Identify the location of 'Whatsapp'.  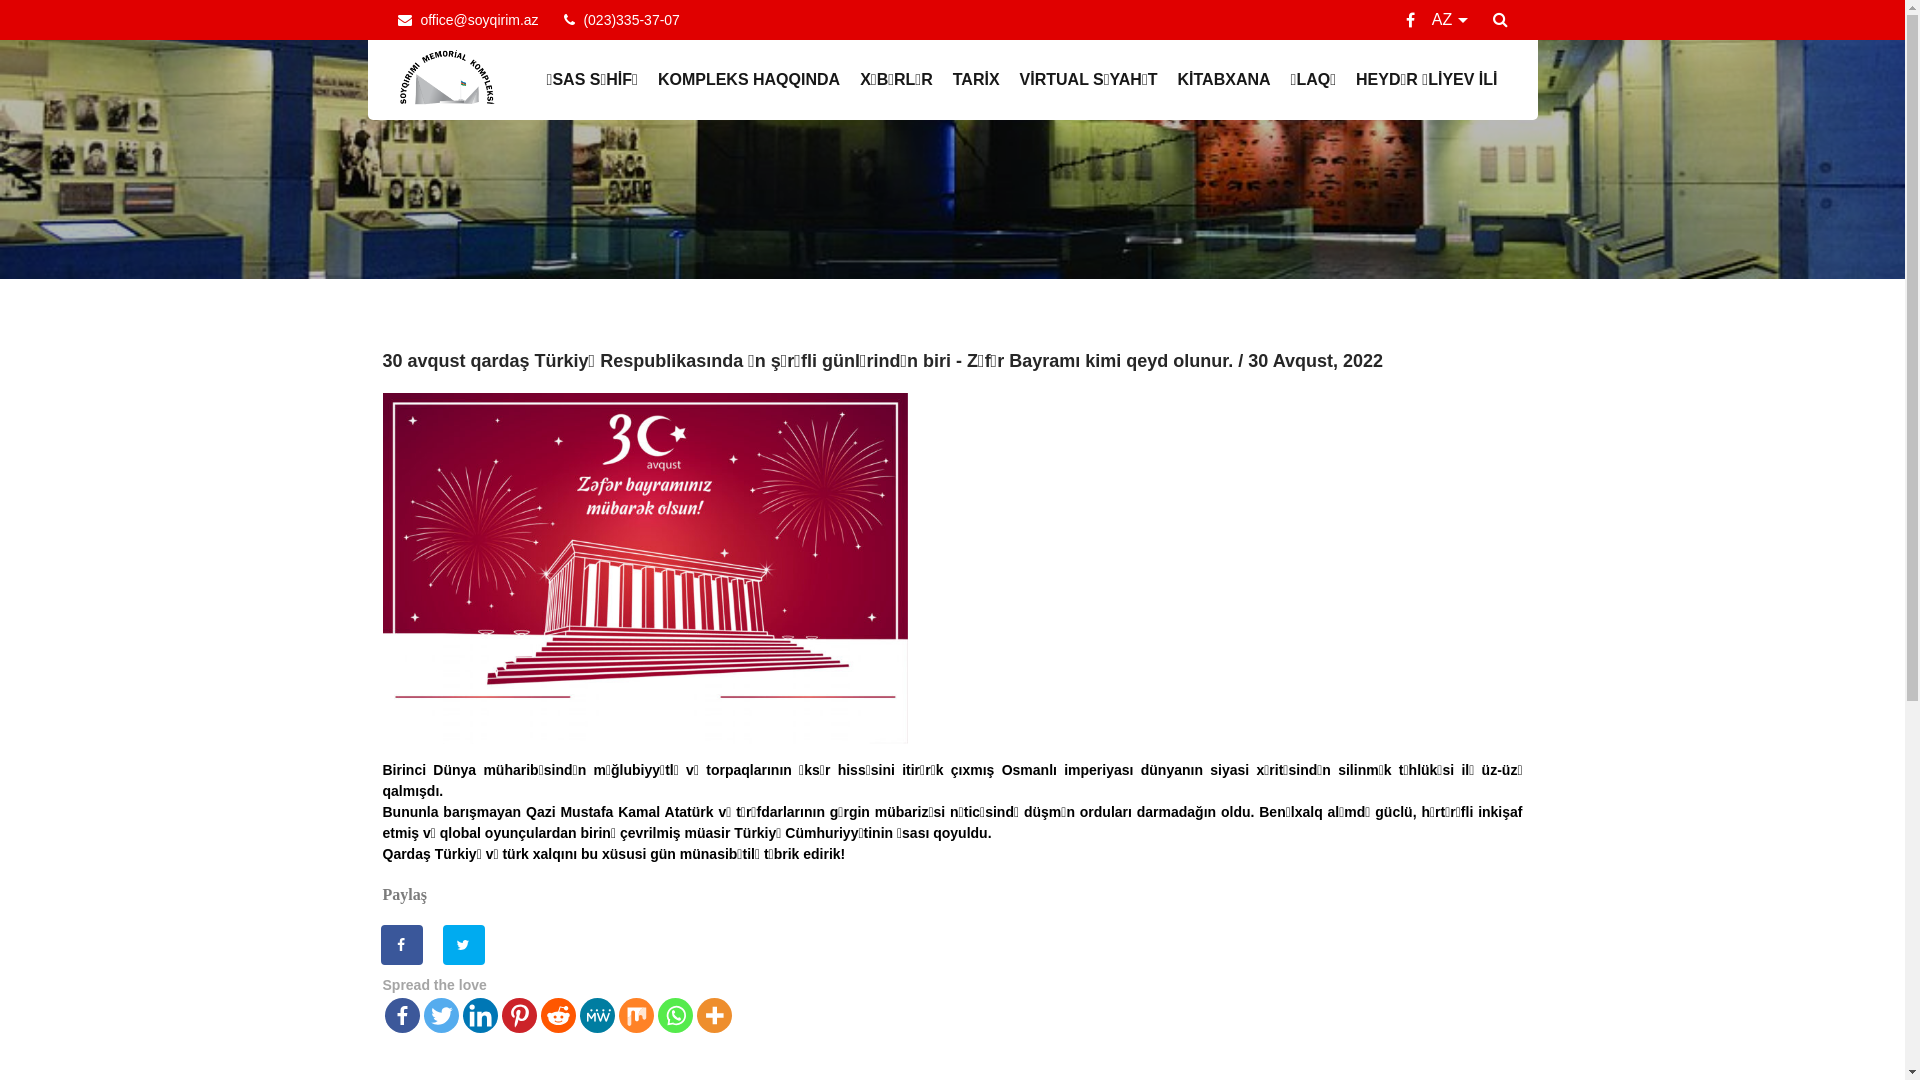
(675, 1015).